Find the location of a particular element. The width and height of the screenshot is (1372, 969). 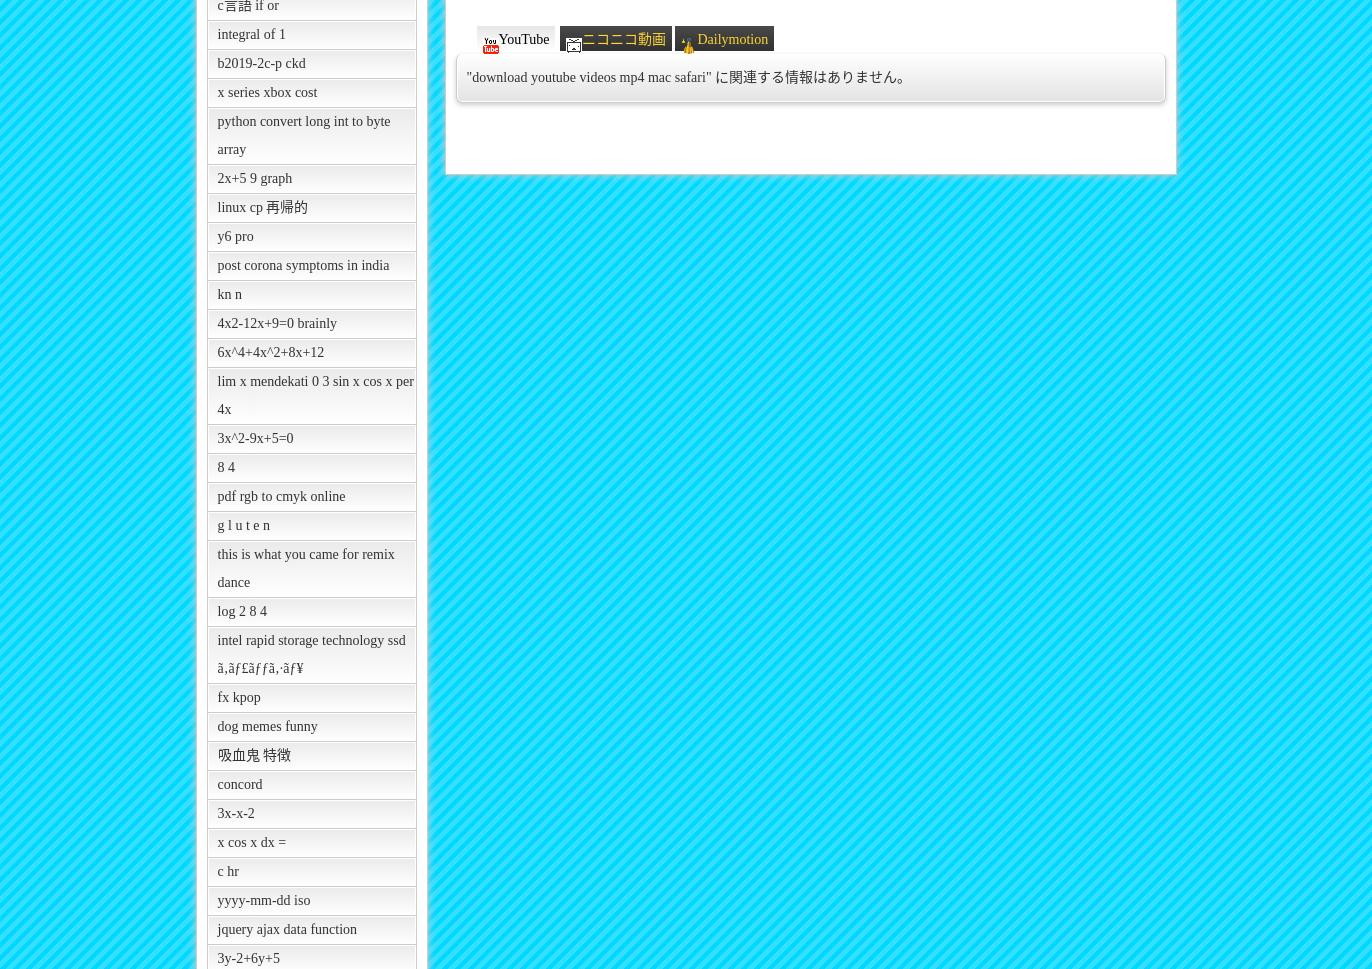

'c hr' is located at coordinates (227, 870).